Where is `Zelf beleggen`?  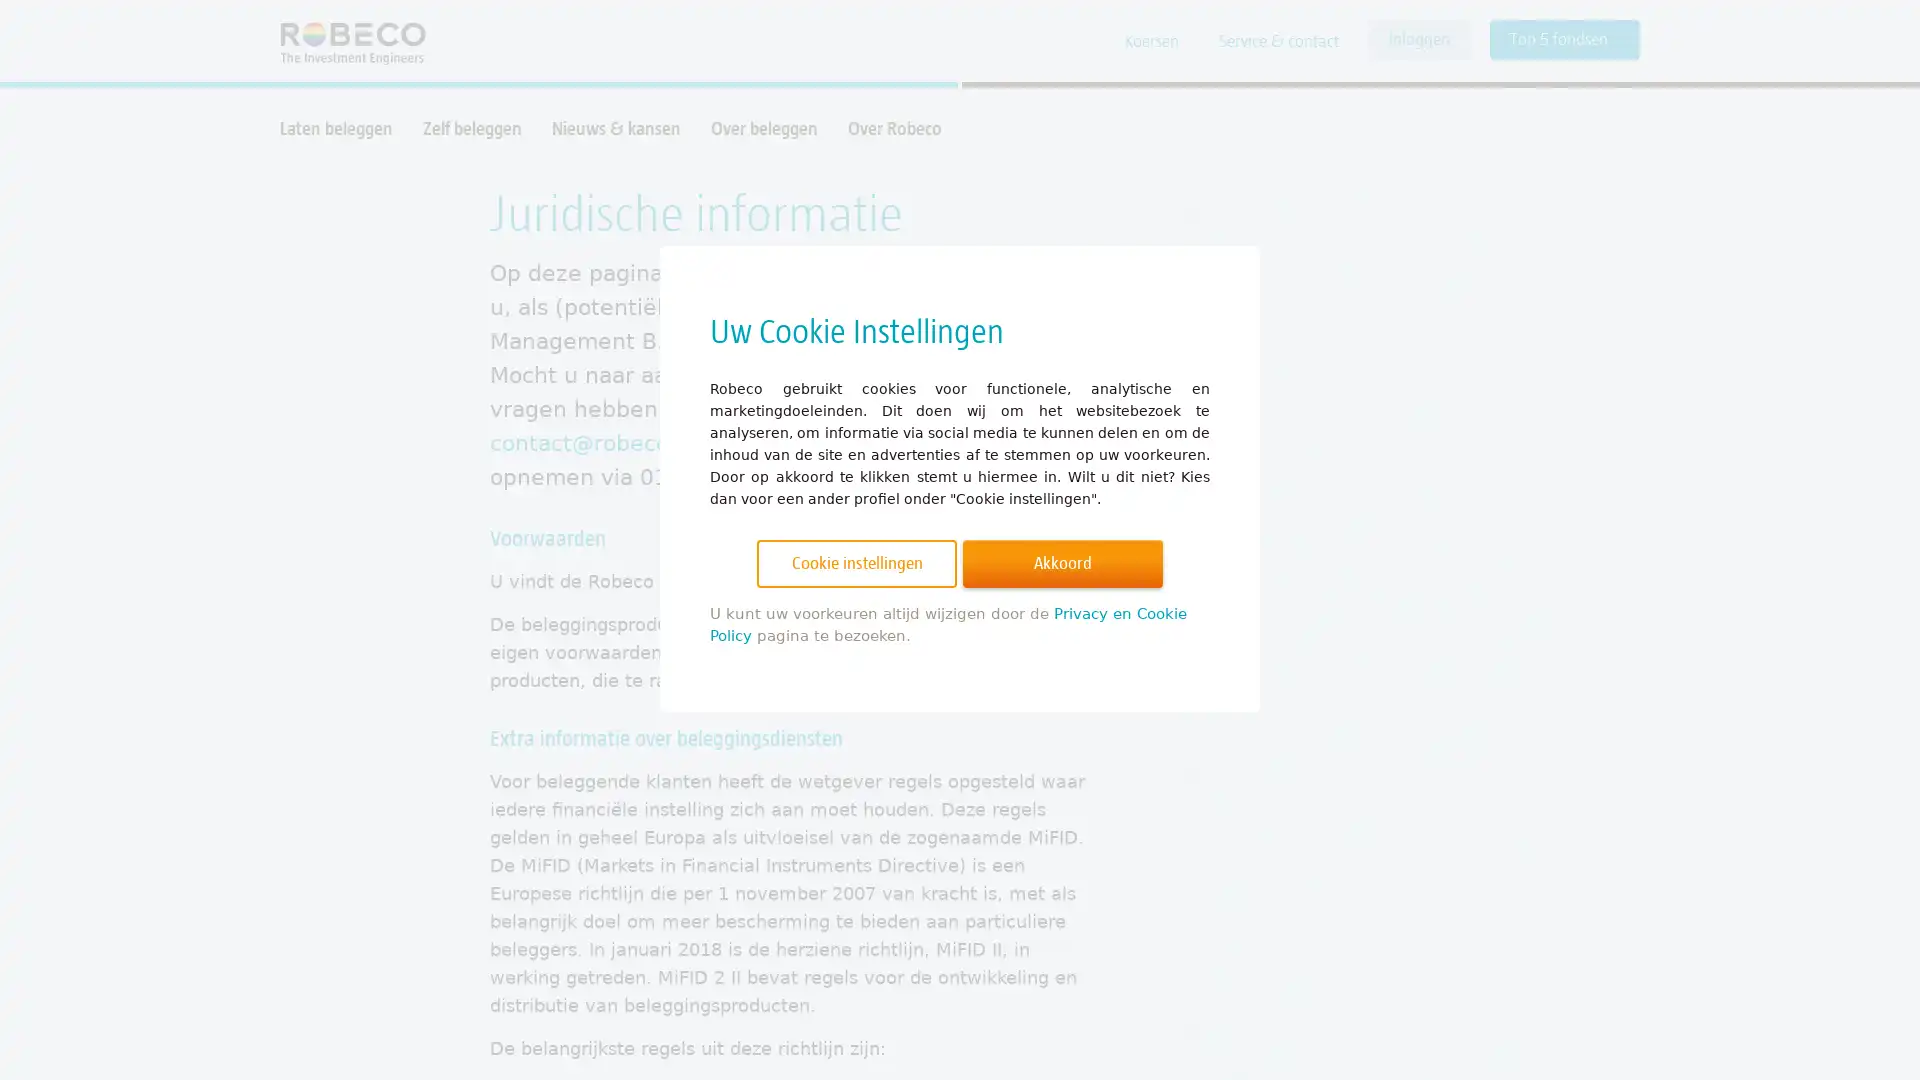 Zelf beleggen is located at coordinates (471, 128).